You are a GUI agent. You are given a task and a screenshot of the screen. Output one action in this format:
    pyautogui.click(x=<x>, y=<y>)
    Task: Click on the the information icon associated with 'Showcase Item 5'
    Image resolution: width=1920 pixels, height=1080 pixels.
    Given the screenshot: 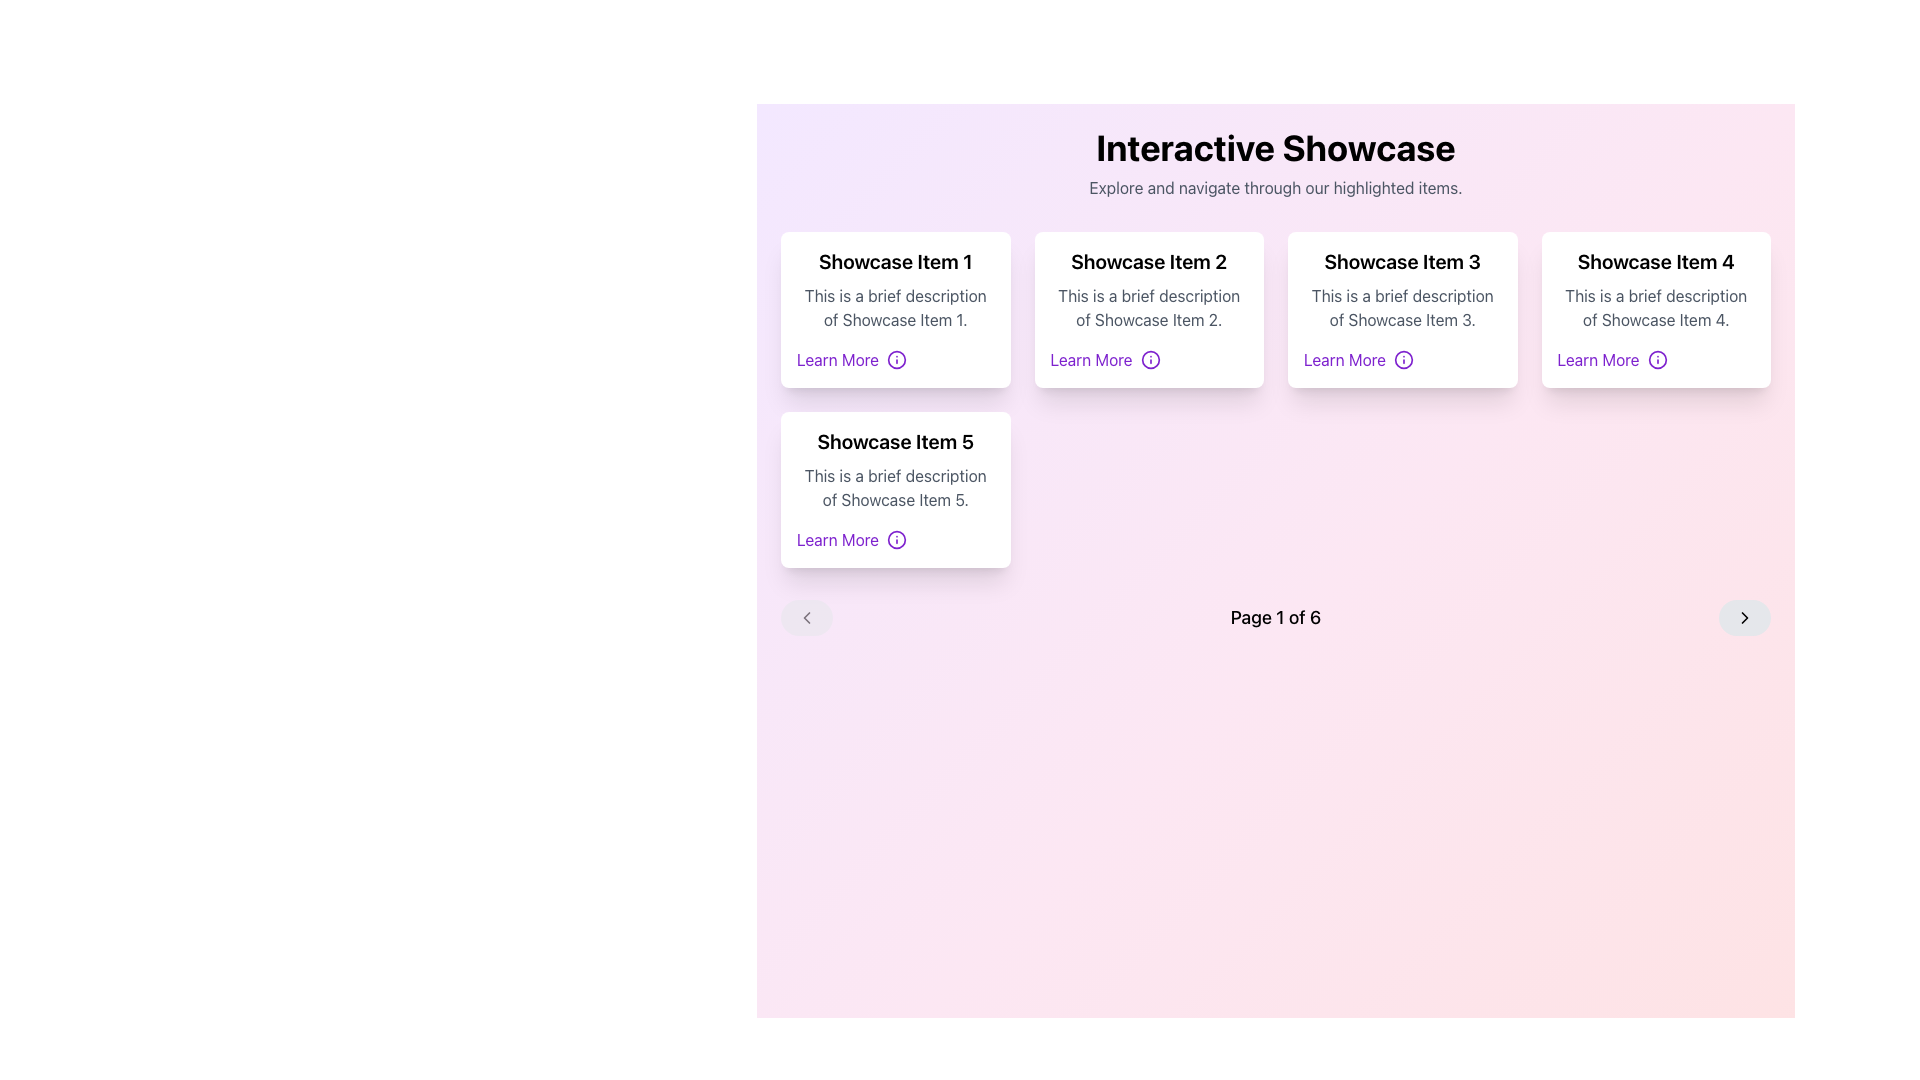 What is the action you would take?
    pyautogui.click(x=896, y=540)
    